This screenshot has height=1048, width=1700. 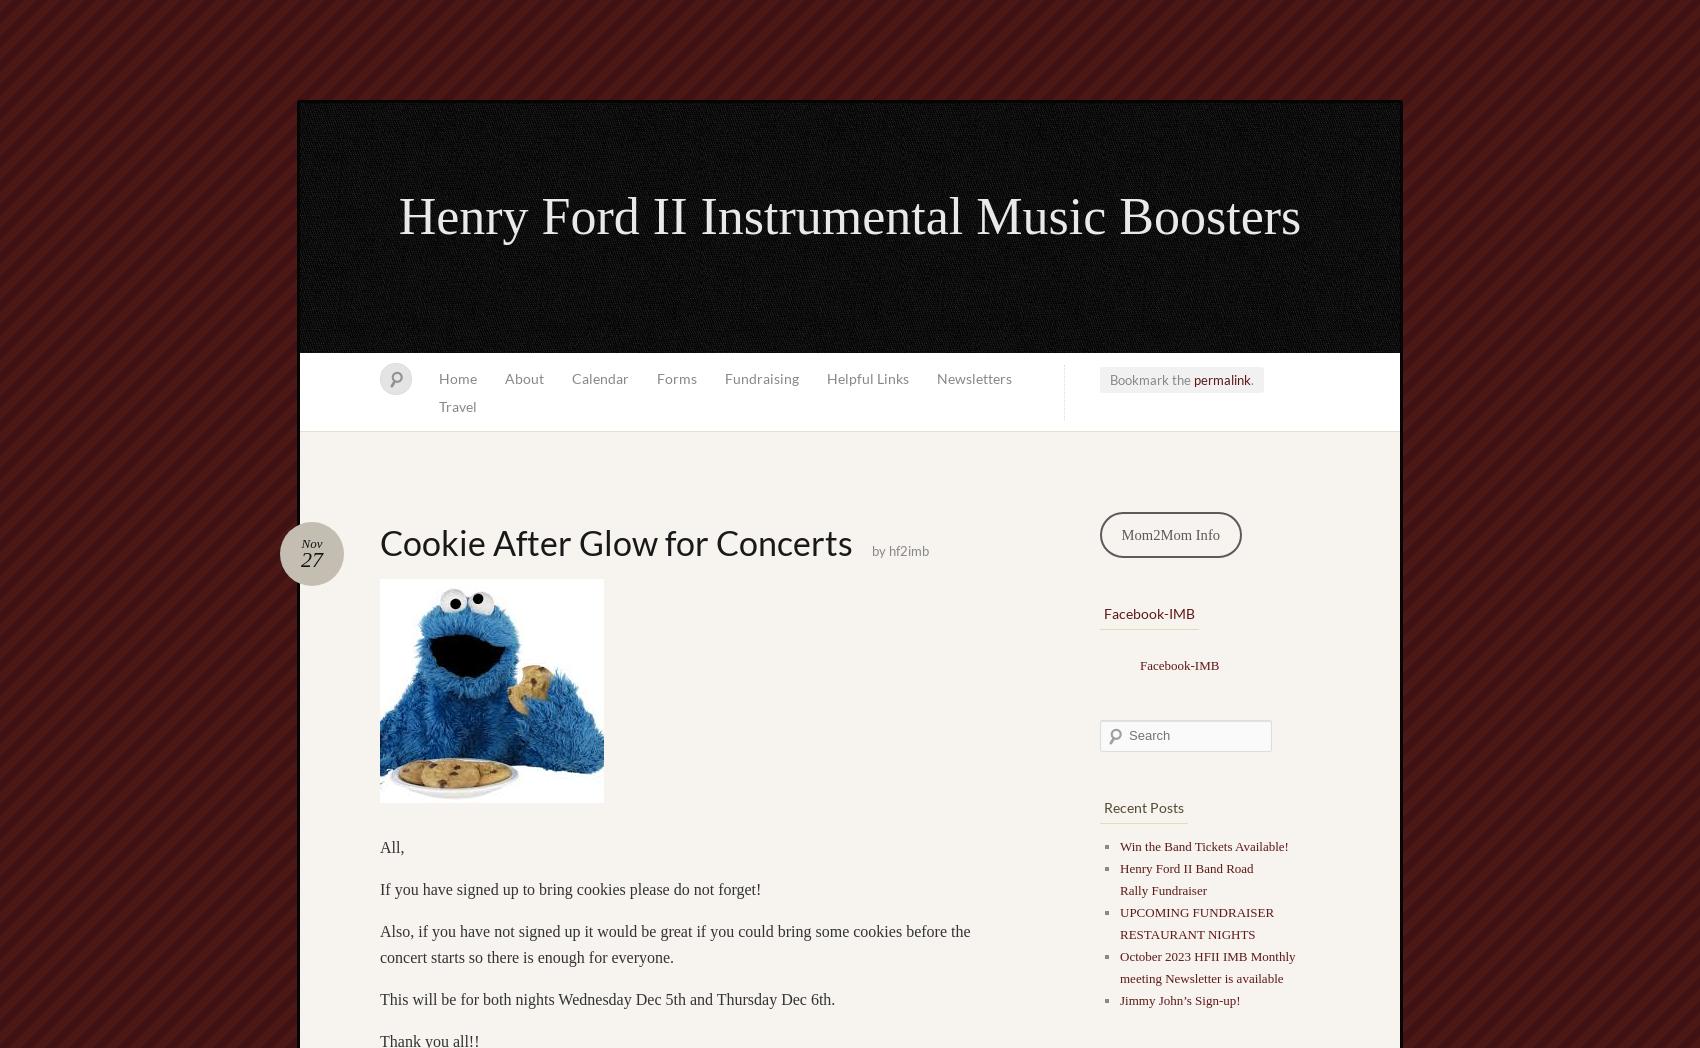 What do you see at coordinates (1202, 845) in the screenshot?
I see `'Win the Band Tickets Available!'` at bounding box center [1202, 845].